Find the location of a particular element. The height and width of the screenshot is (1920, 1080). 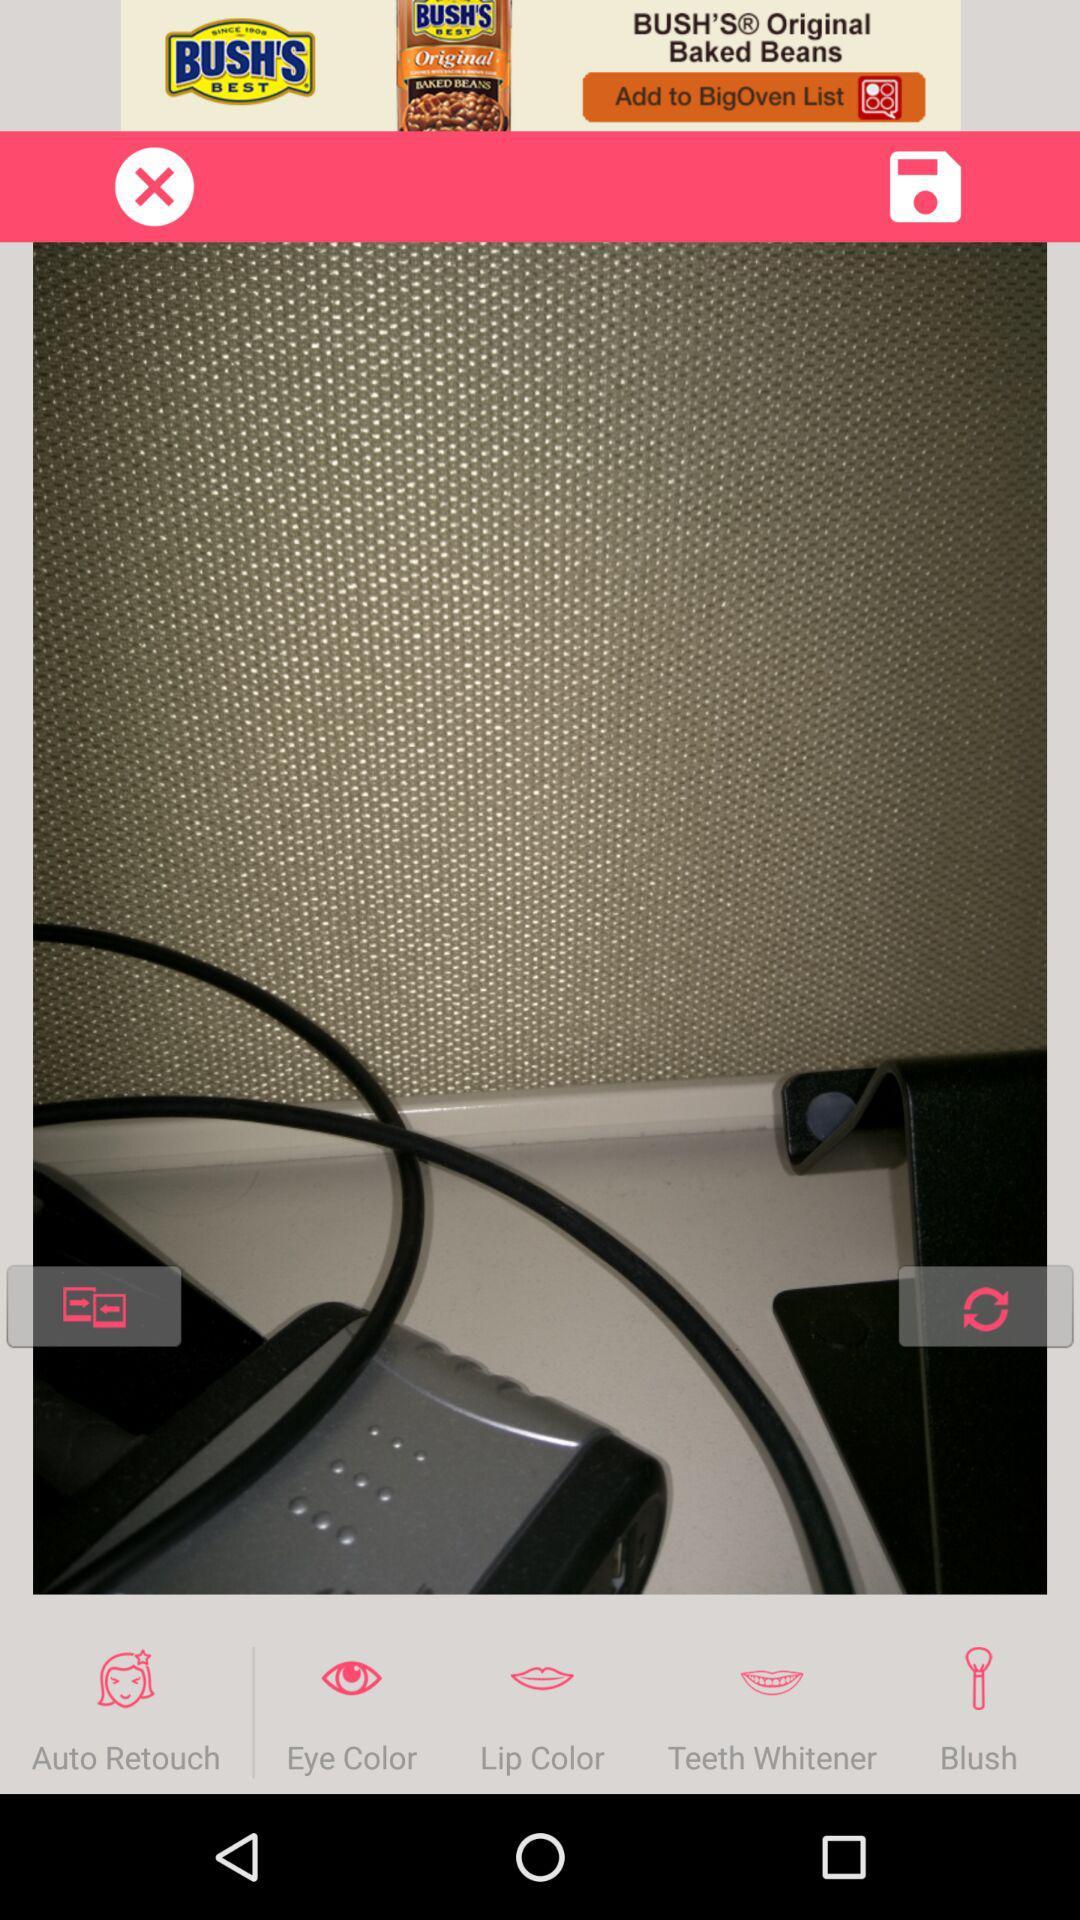

the item to the left of the teeth whitener item is located at coordinates (542, 1711).